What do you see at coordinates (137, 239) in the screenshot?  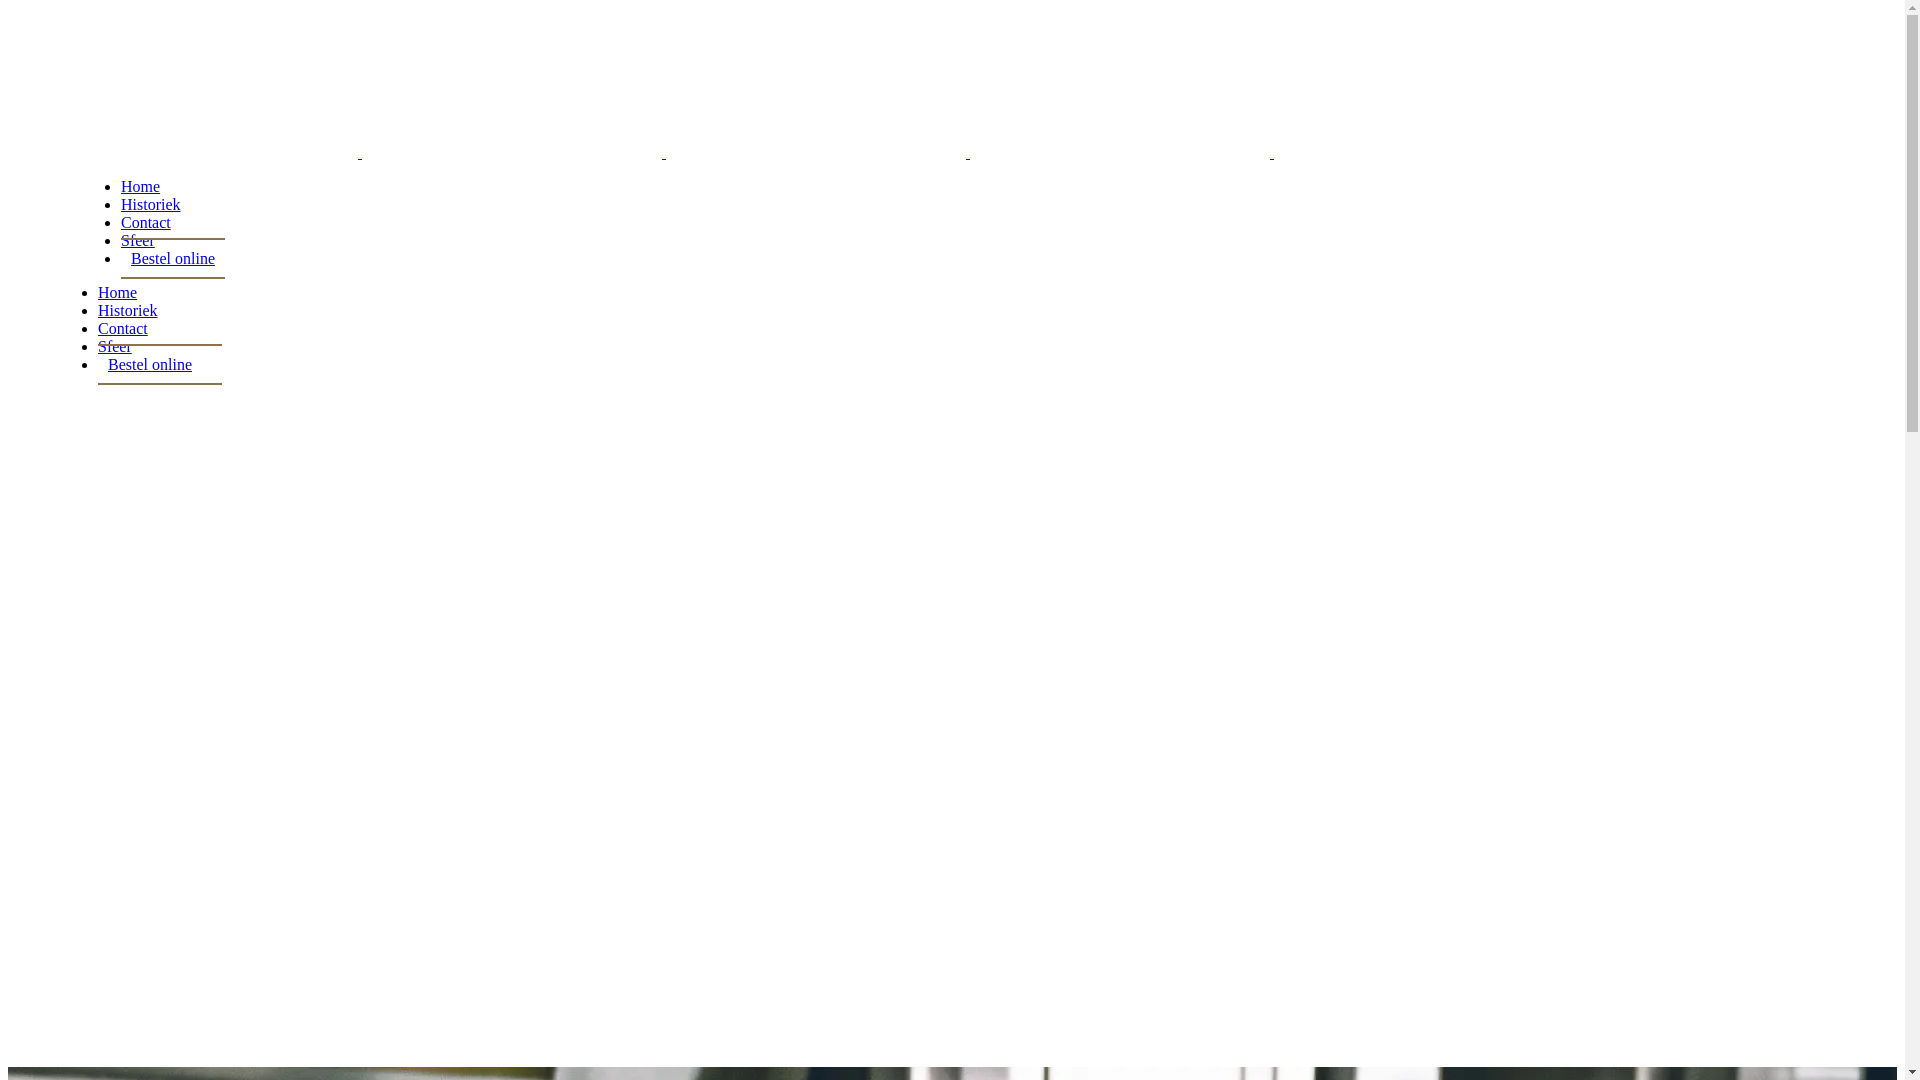 I see `'Sfeer'` at bounding box center [137, 239].